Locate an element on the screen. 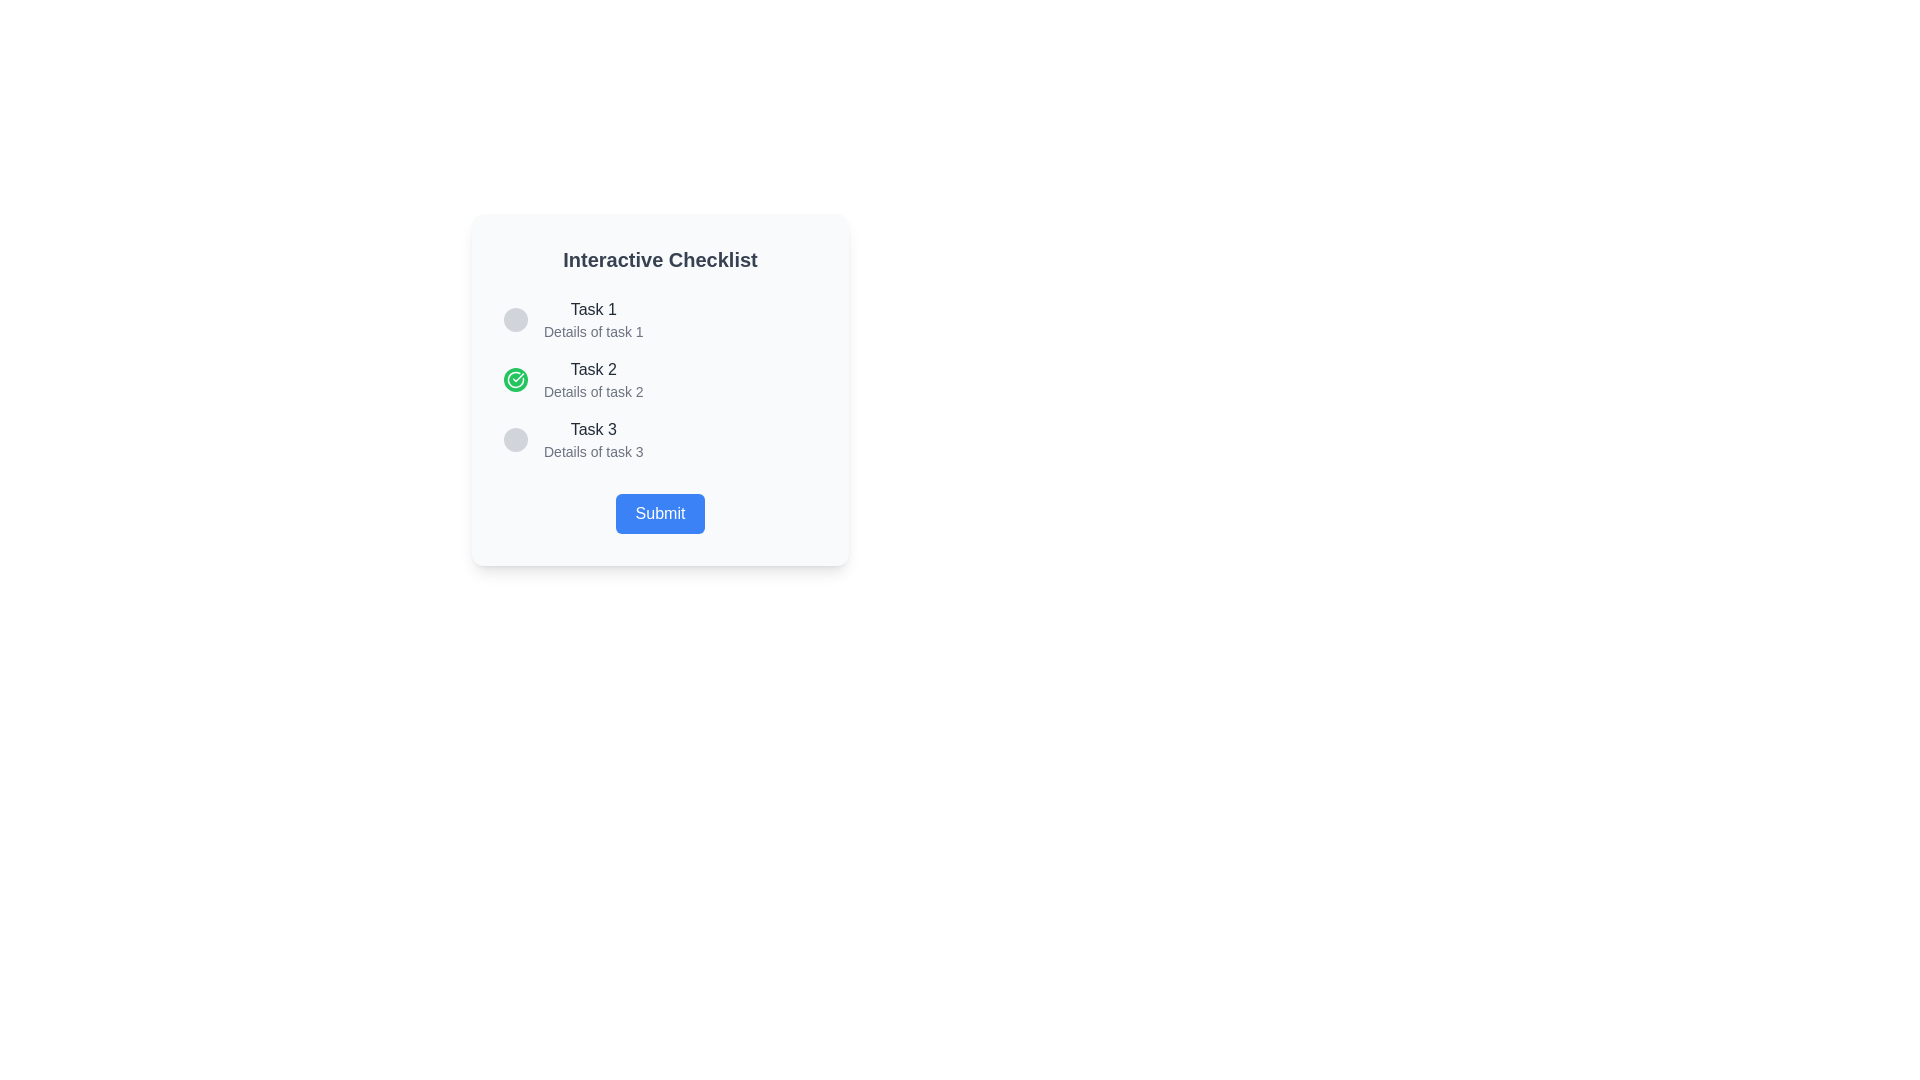 This screenshot has width=1920, height=1080. the button located to the left of 'Task 3Details of task 3' is located at coordinates (515, 438).